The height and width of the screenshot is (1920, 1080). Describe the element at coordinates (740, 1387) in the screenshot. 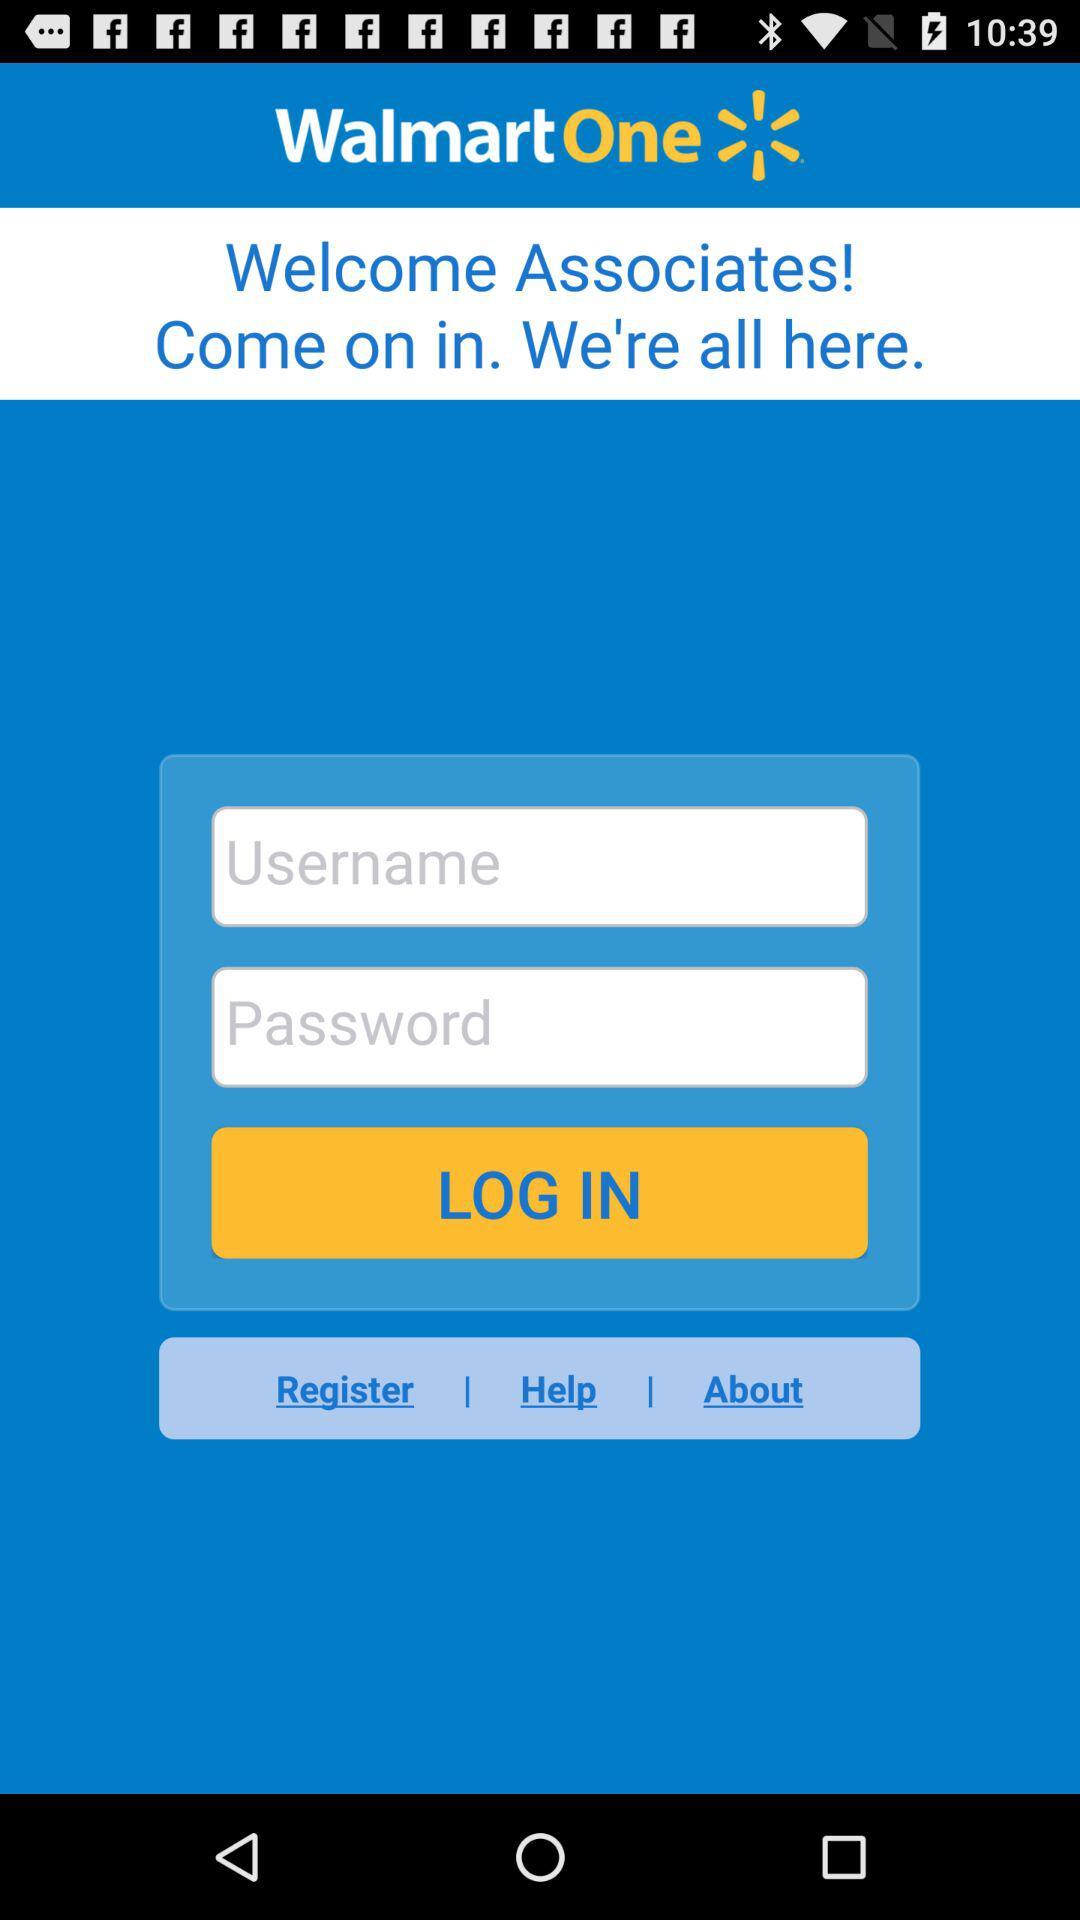

I see `the app at the bottom right corner` at that location.